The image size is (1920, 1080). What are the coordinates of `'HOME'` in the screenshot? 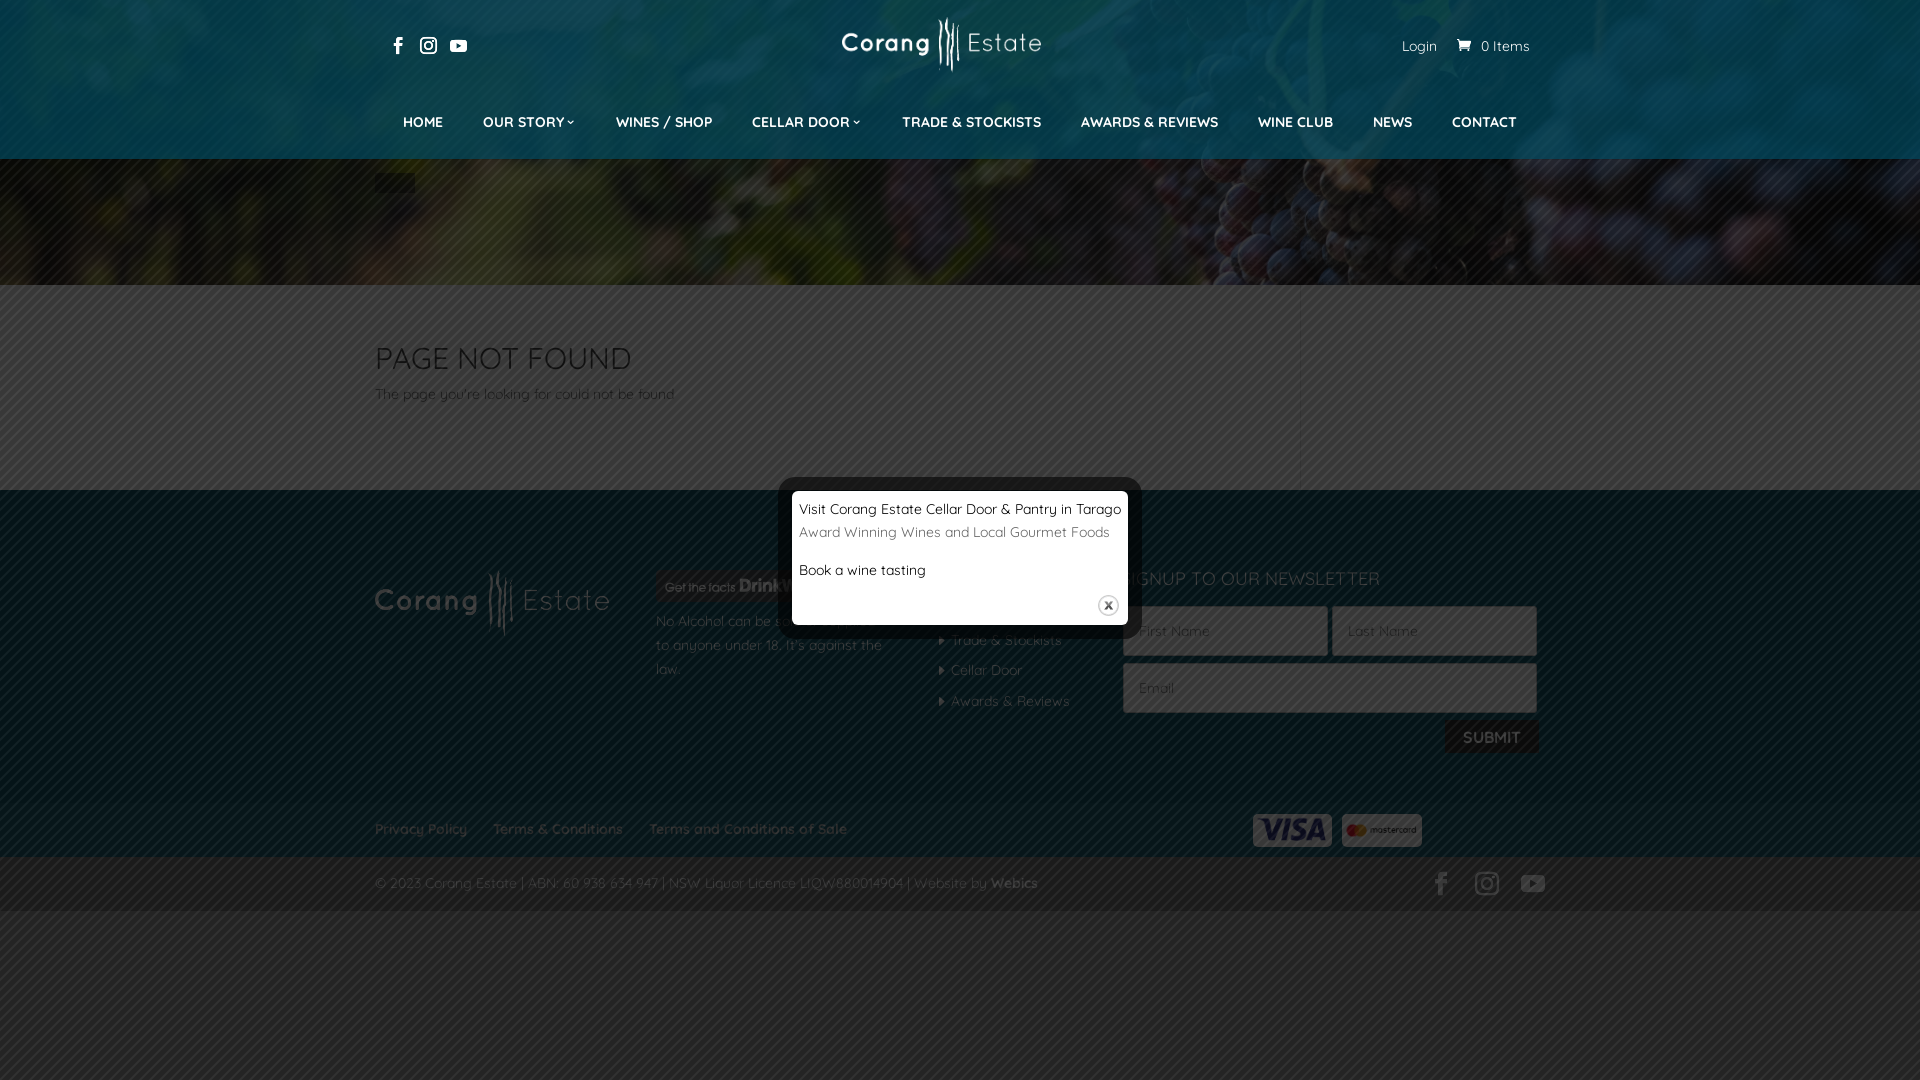 It's located at (421, 122).